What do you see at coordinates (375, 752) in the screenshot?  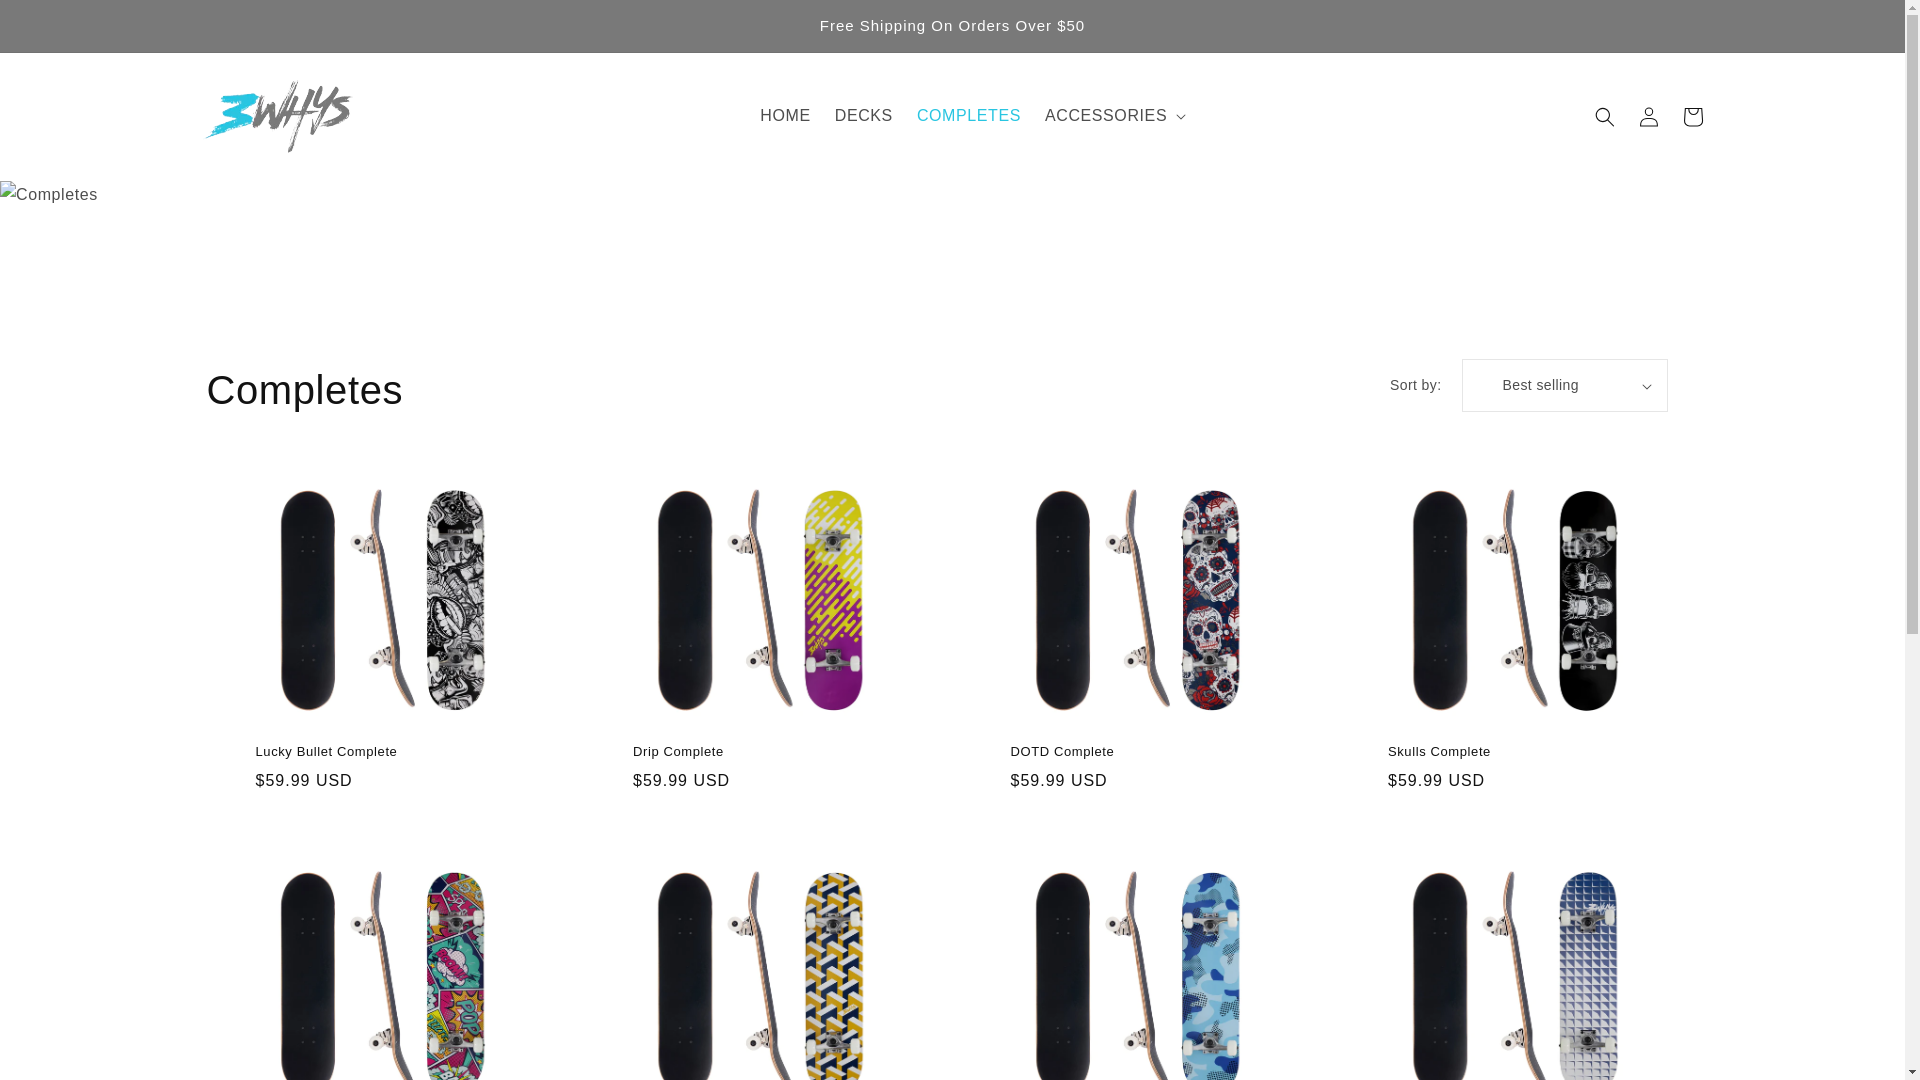 I see `'Lucky Bullet Complete'` at bounding box center [375, 752].